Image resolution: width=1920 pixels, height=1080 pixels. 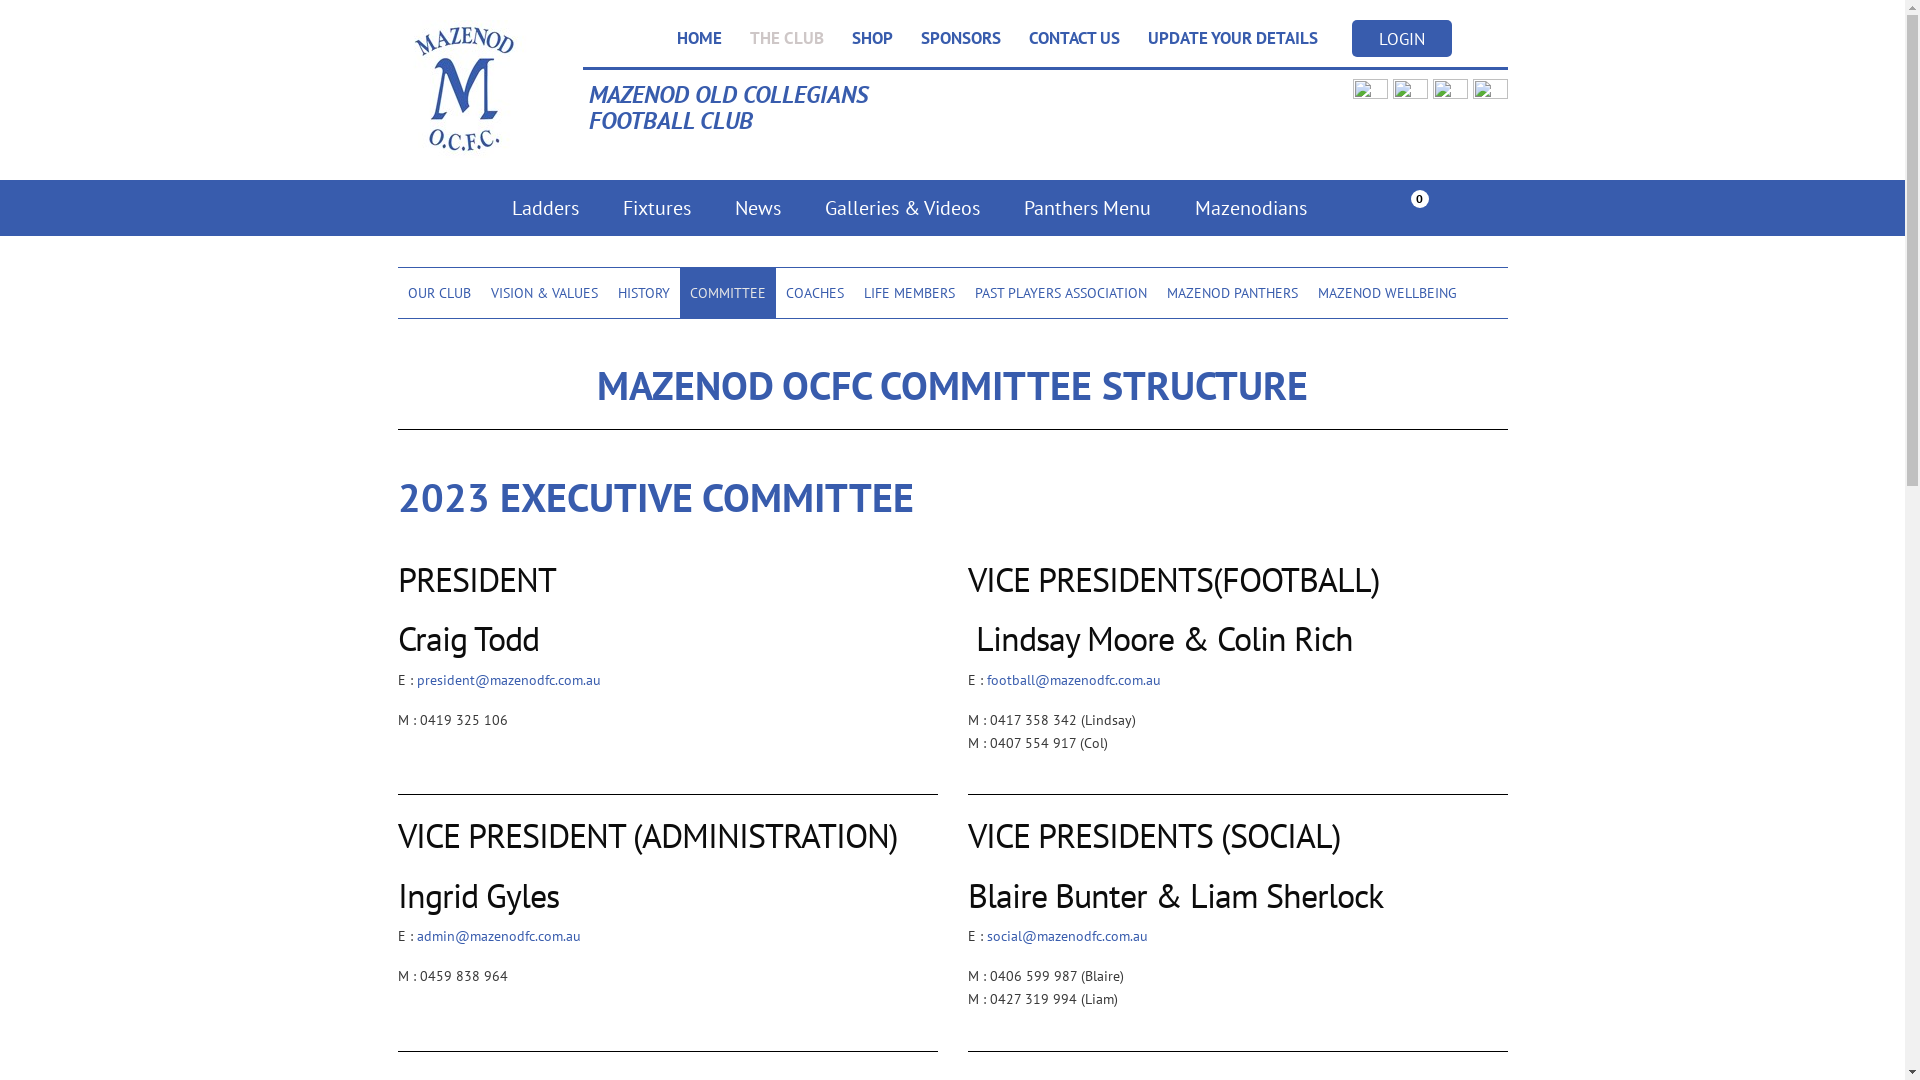 What do you see at coordinates (599, 208) in the screenshot?
I see `'Fixtures'` at bounding box center [599, 208].